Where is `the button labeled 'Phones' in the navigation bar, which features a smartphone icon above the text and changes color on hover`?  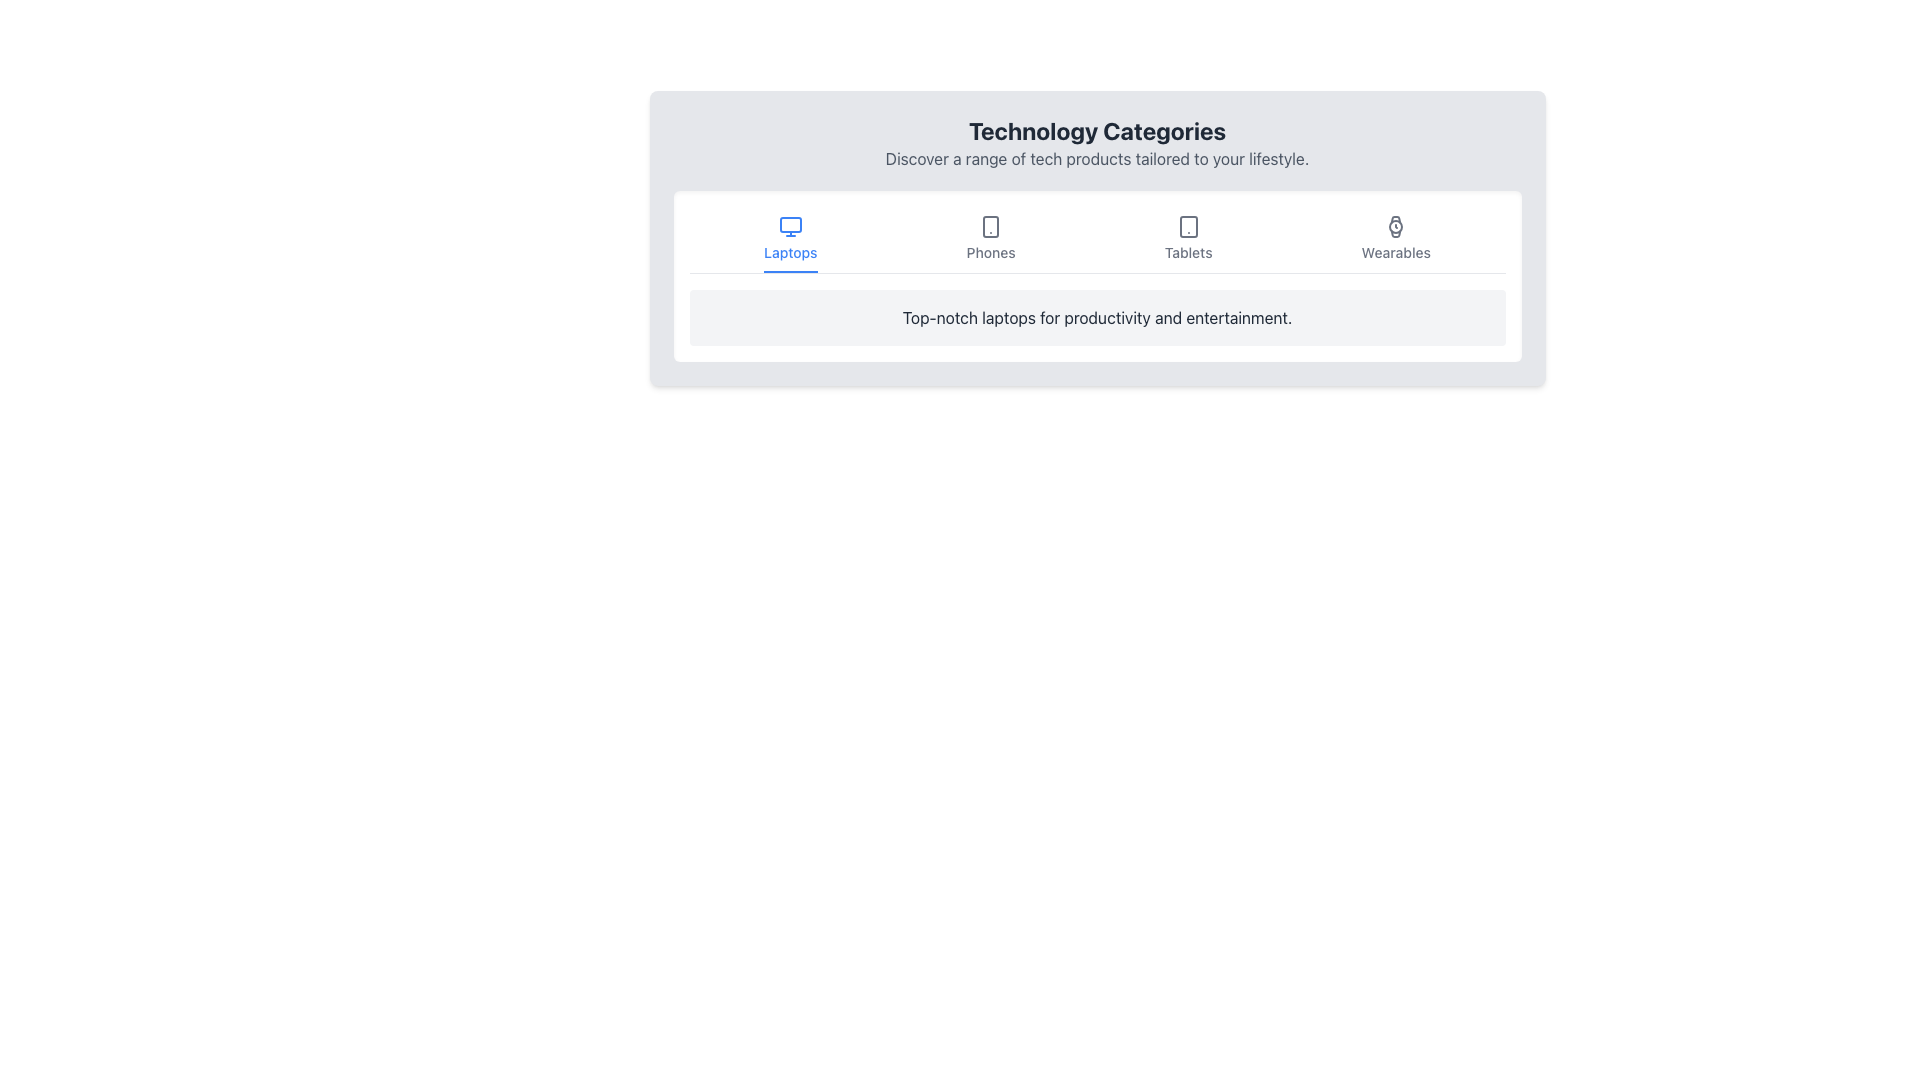
the button labeled 'Phones' in the navigation bar, which features a smartphone icon above the text and changes color on hover is located at coordinates (991, 238).